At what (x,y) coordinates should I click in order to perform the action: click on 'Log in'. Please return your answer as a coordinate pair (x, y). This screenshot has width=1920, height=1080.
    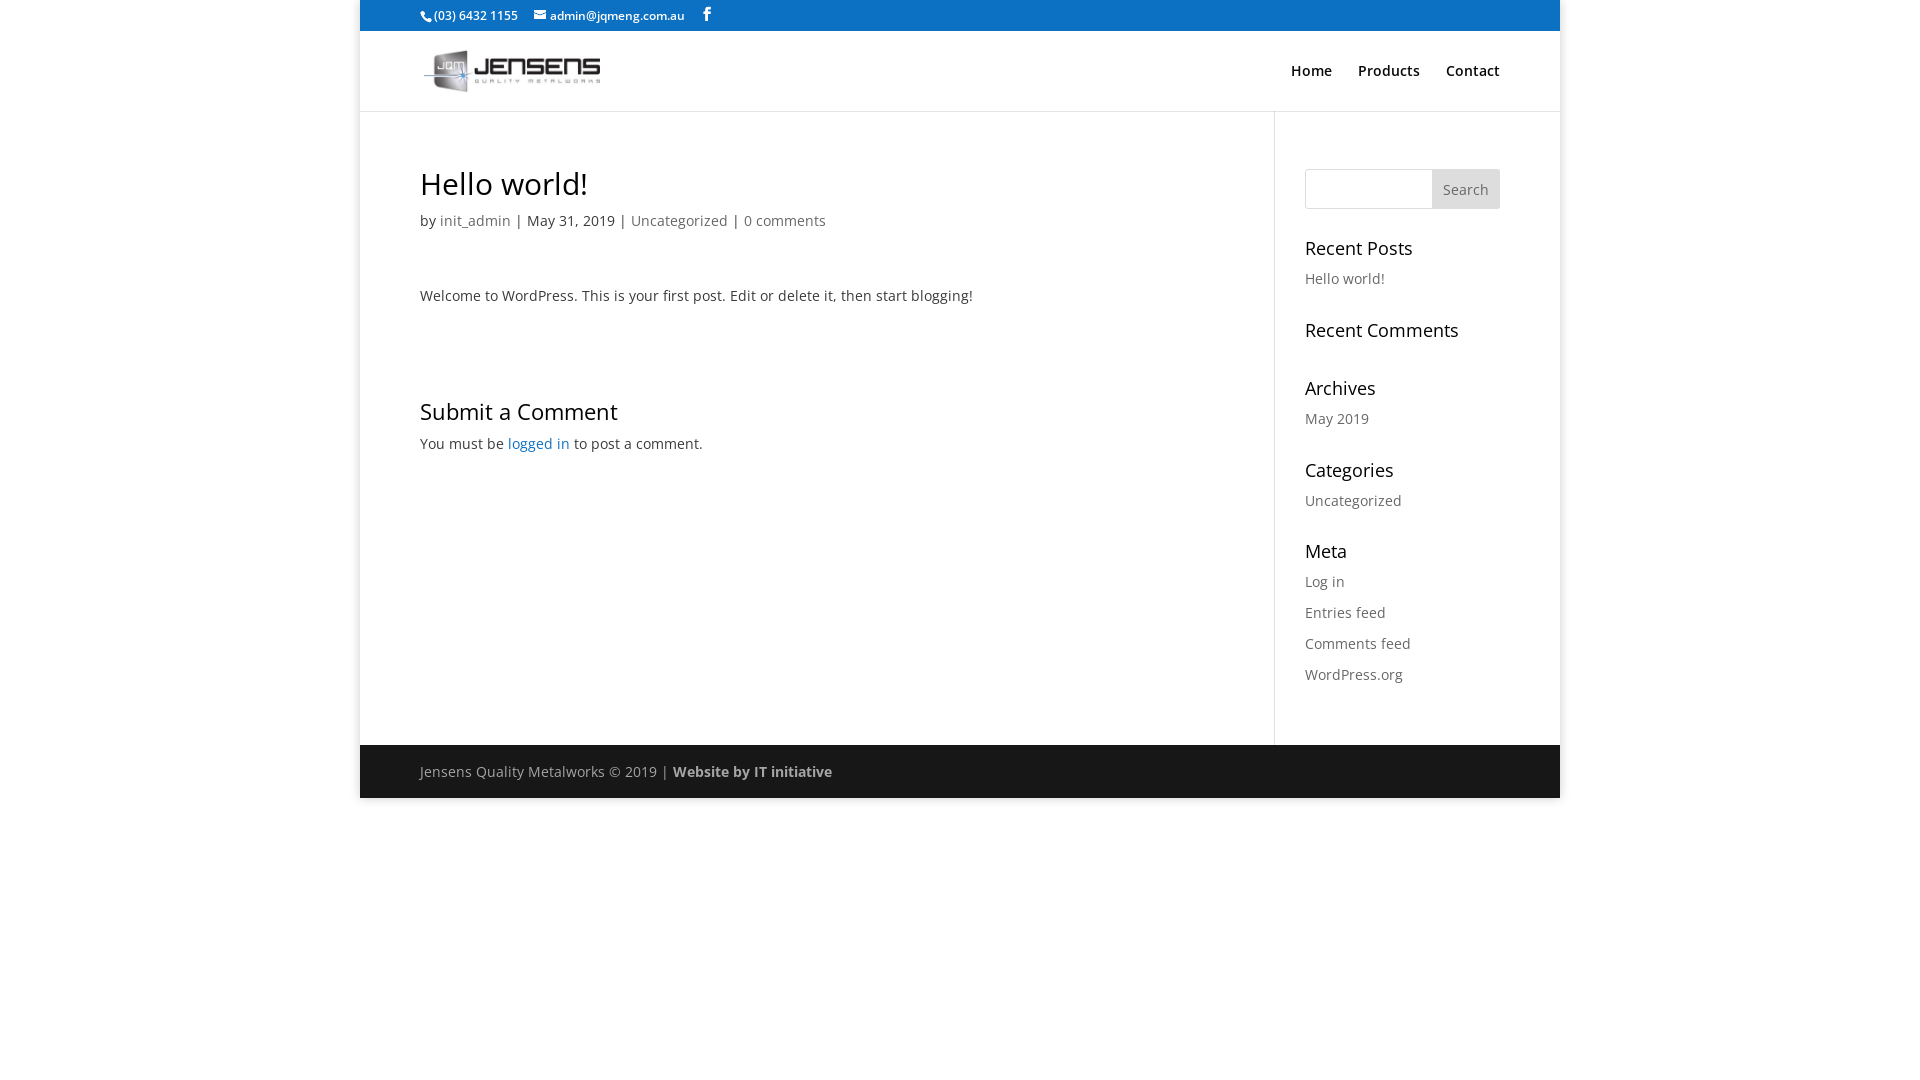
    Looking at the image, I should click on (1305, 581).